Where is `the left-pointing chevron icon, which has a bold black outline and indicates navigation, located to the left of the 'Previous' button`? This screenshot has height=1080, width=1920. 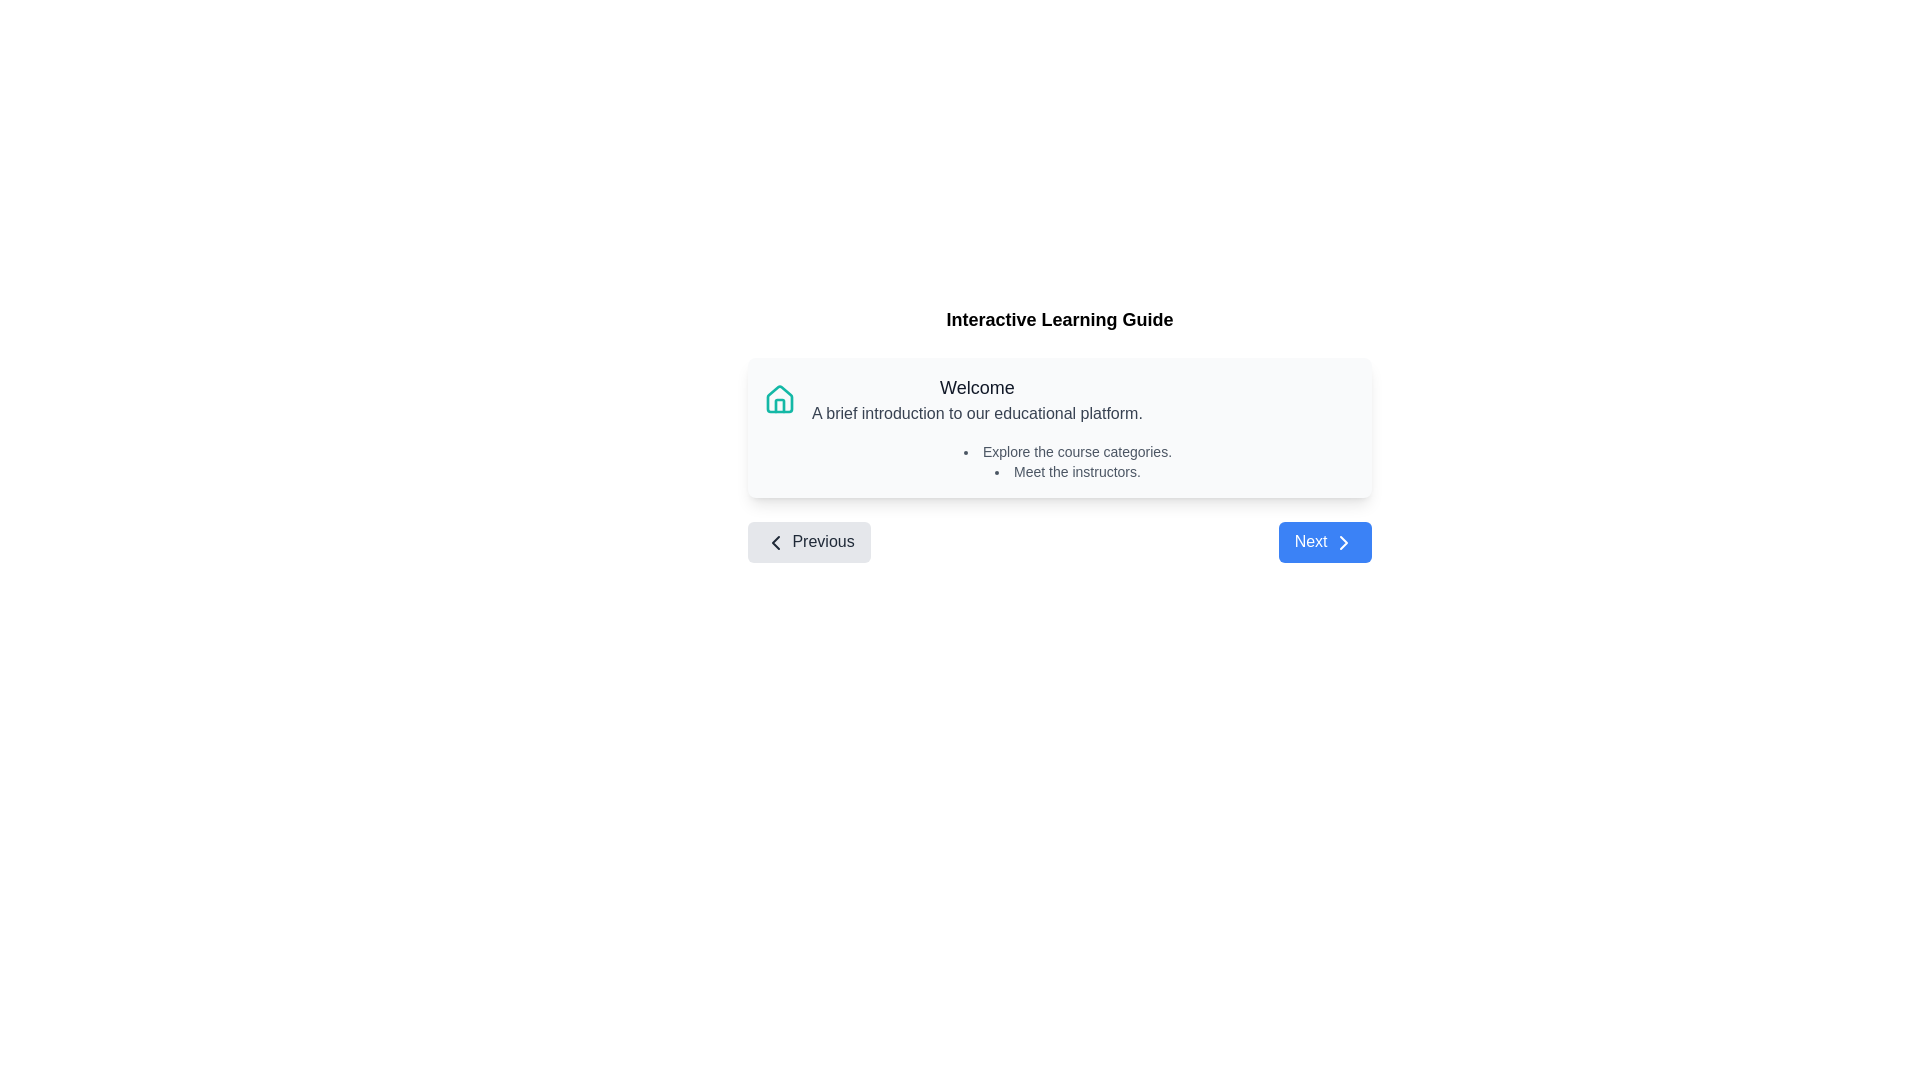
the left-pointing chevron icon, which has a bold black outline and indicates navigation, located to the left of the 'Previous' button is located at coordinates (775, 542).